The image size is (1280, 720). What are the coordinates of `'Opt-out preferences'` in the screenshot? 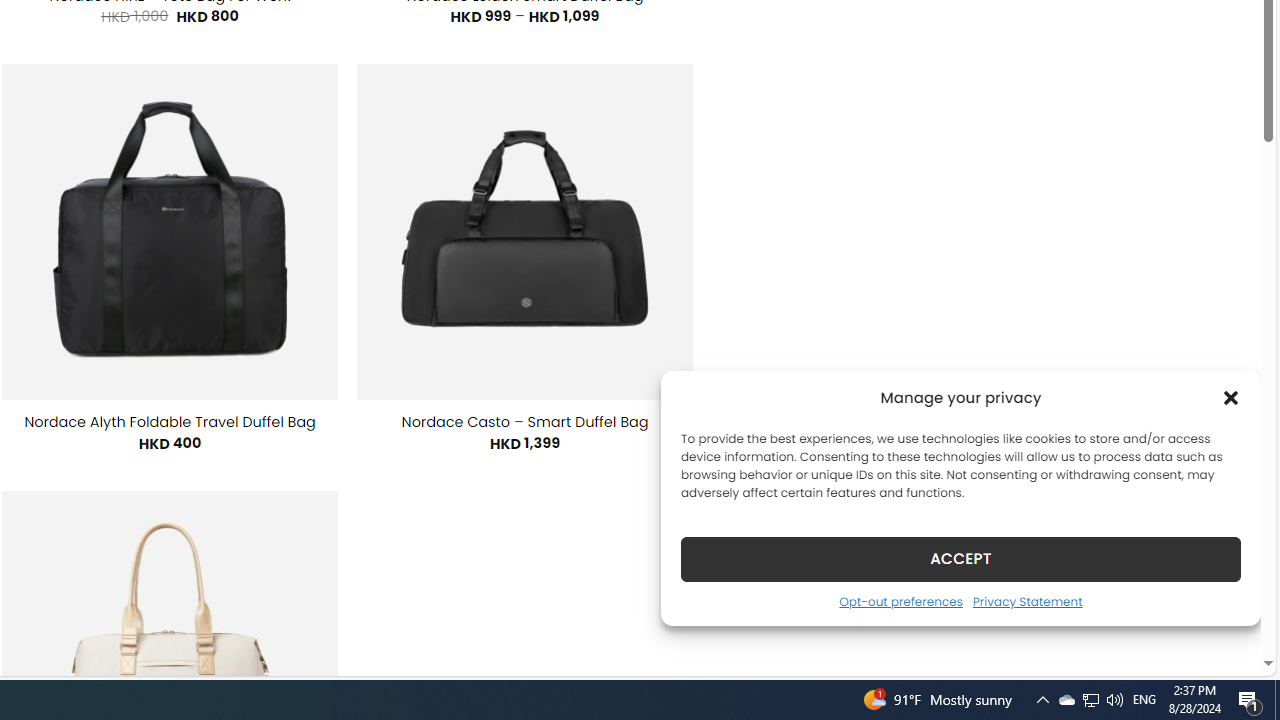 It's located at (899, 600).